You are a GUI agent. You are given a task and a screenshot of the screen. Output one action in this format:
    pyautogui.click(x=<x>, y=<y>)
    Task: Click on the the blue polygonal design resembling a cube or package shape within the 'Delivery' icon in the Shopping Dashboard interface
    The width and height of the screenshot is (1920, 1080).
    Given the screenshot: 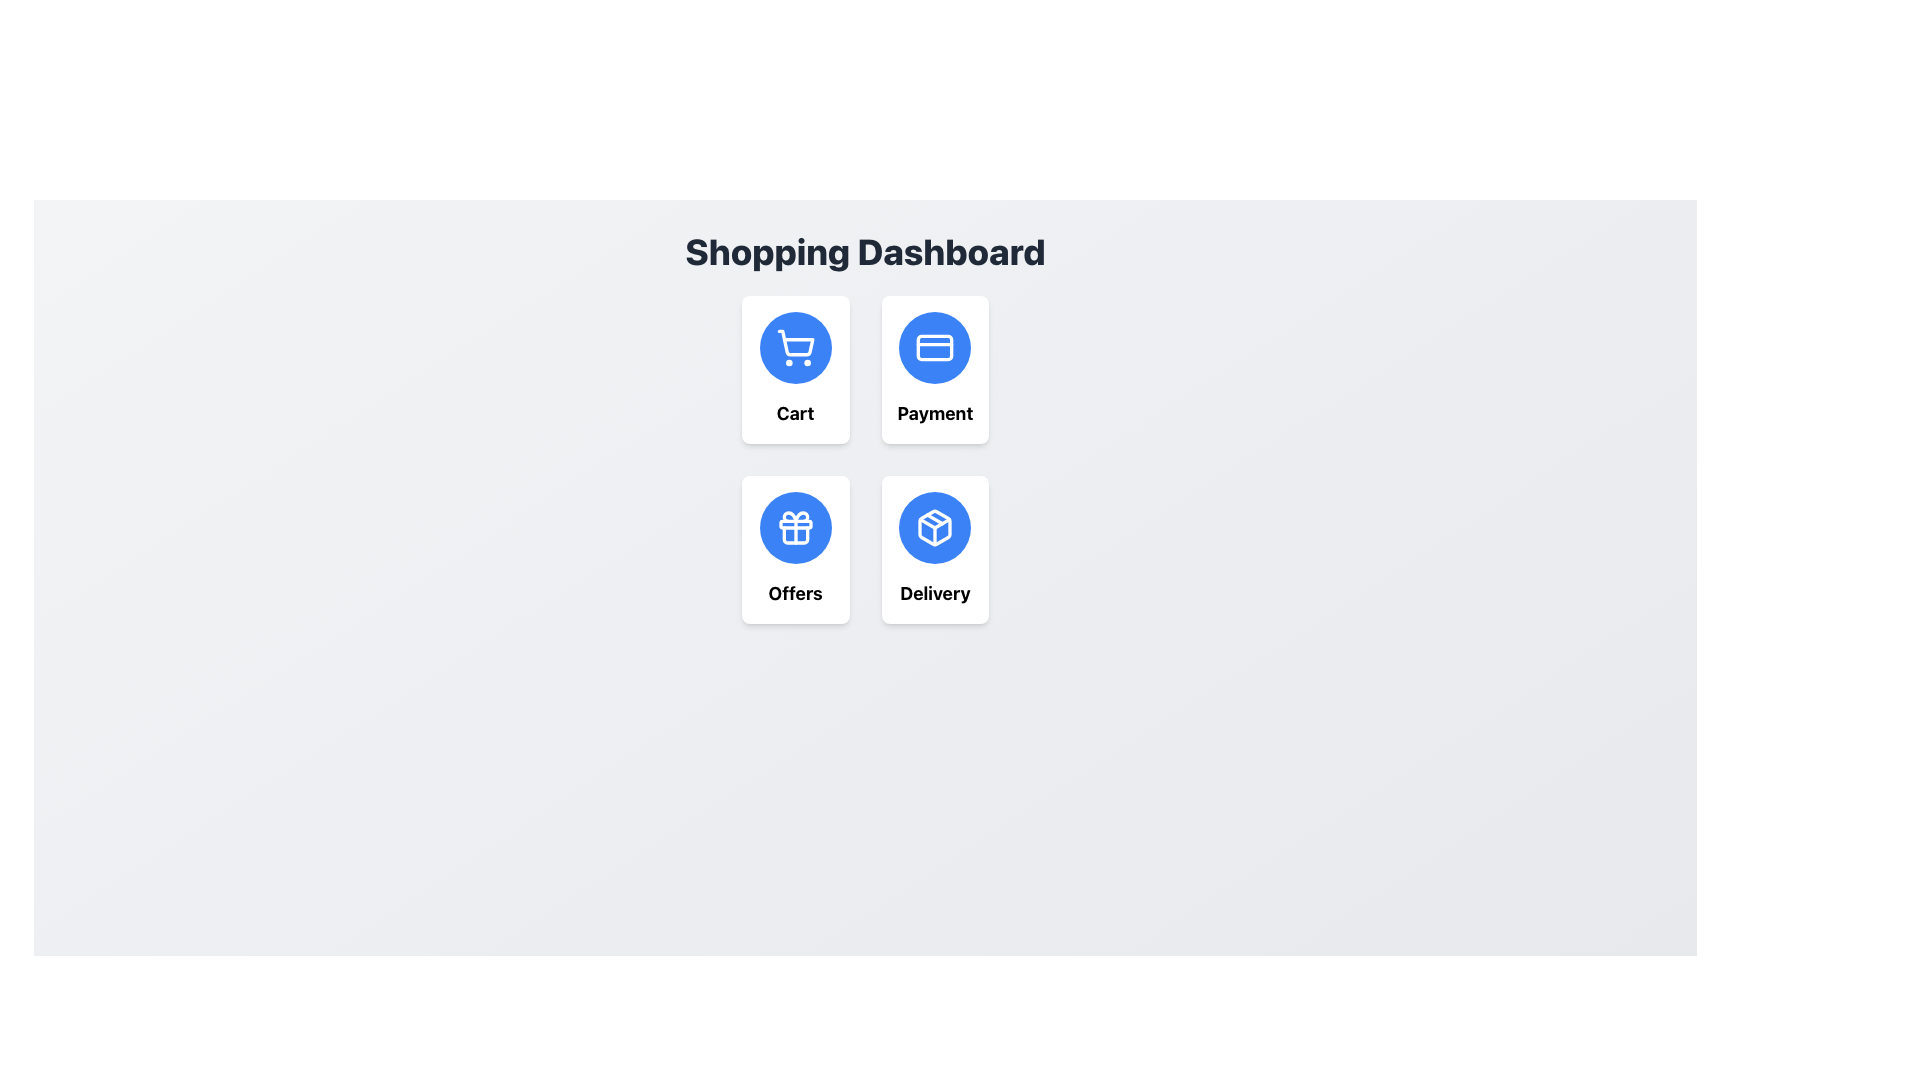 What is the action you would take?
    pyautogui.click(x=934, y=527)
    